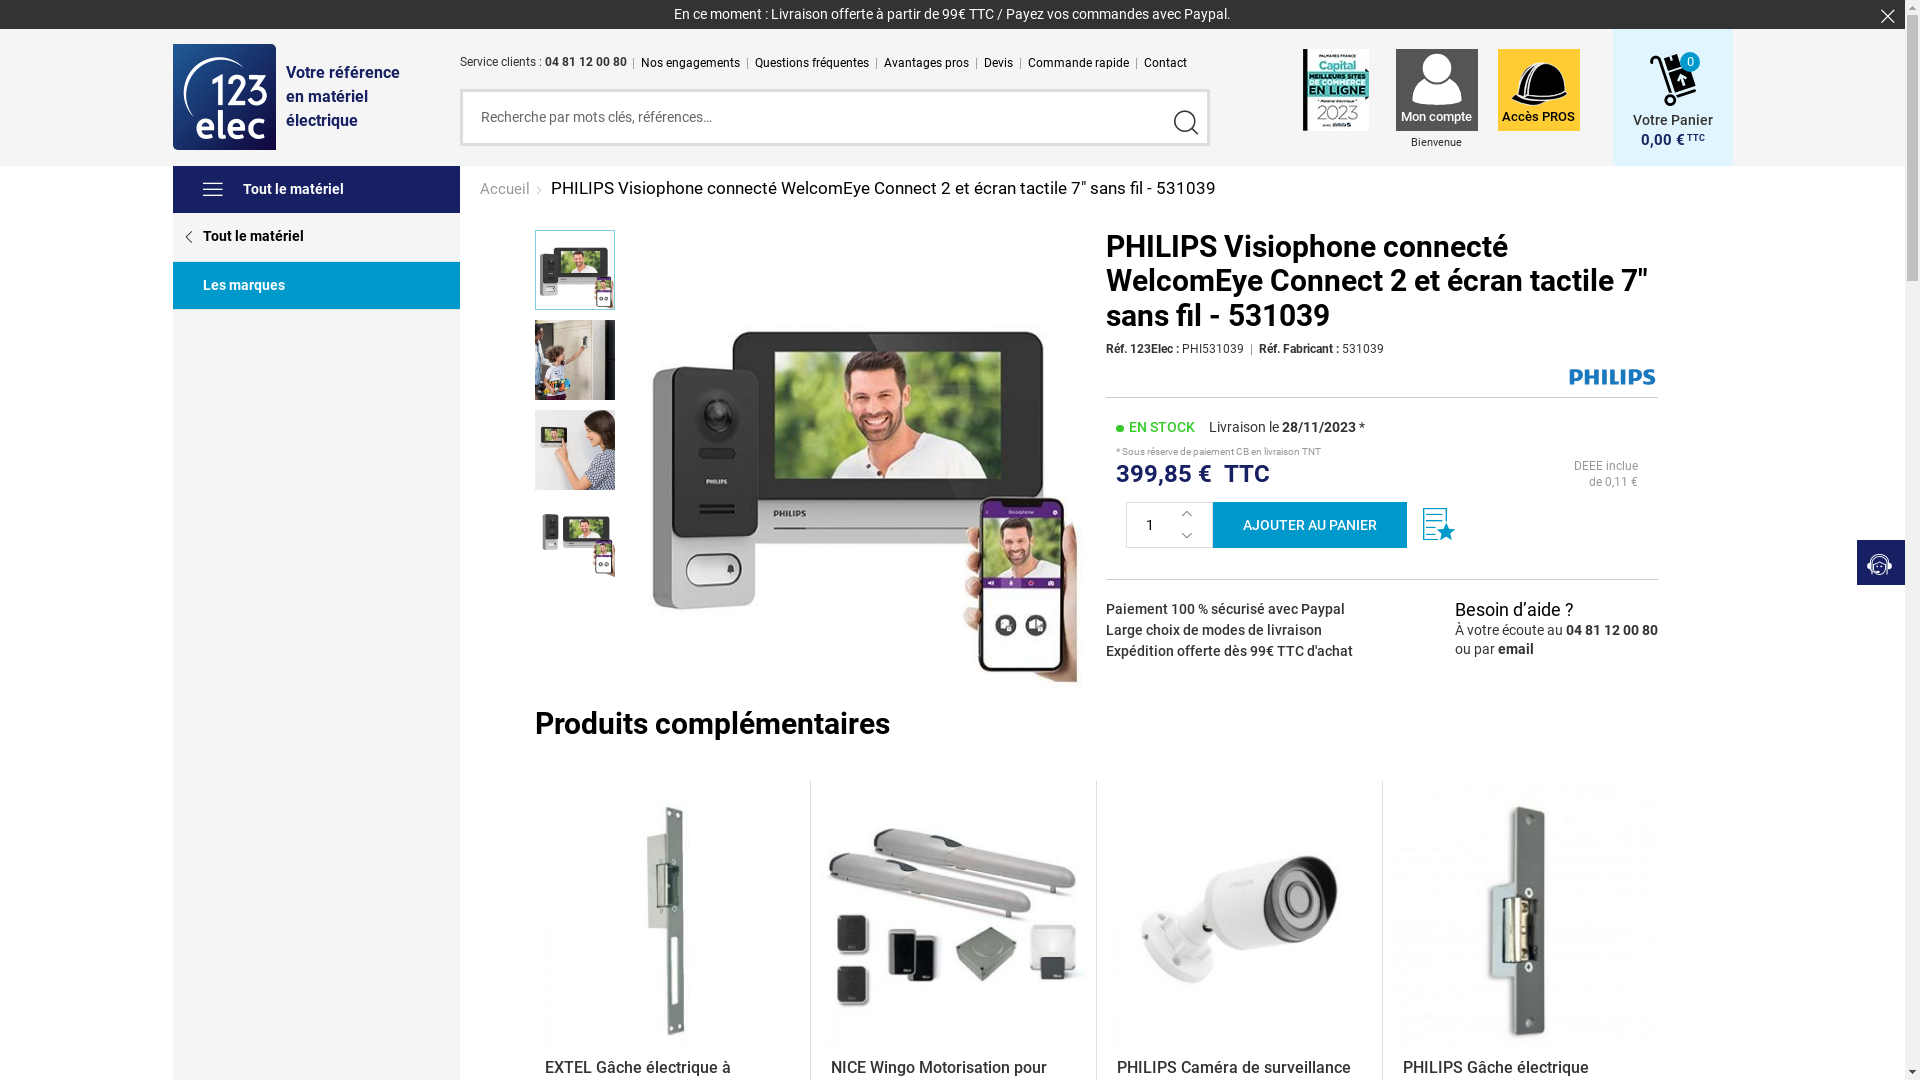 The height and width of the screenshot is (1080, 1920). I want to click on 'email', so click(1497, 648).